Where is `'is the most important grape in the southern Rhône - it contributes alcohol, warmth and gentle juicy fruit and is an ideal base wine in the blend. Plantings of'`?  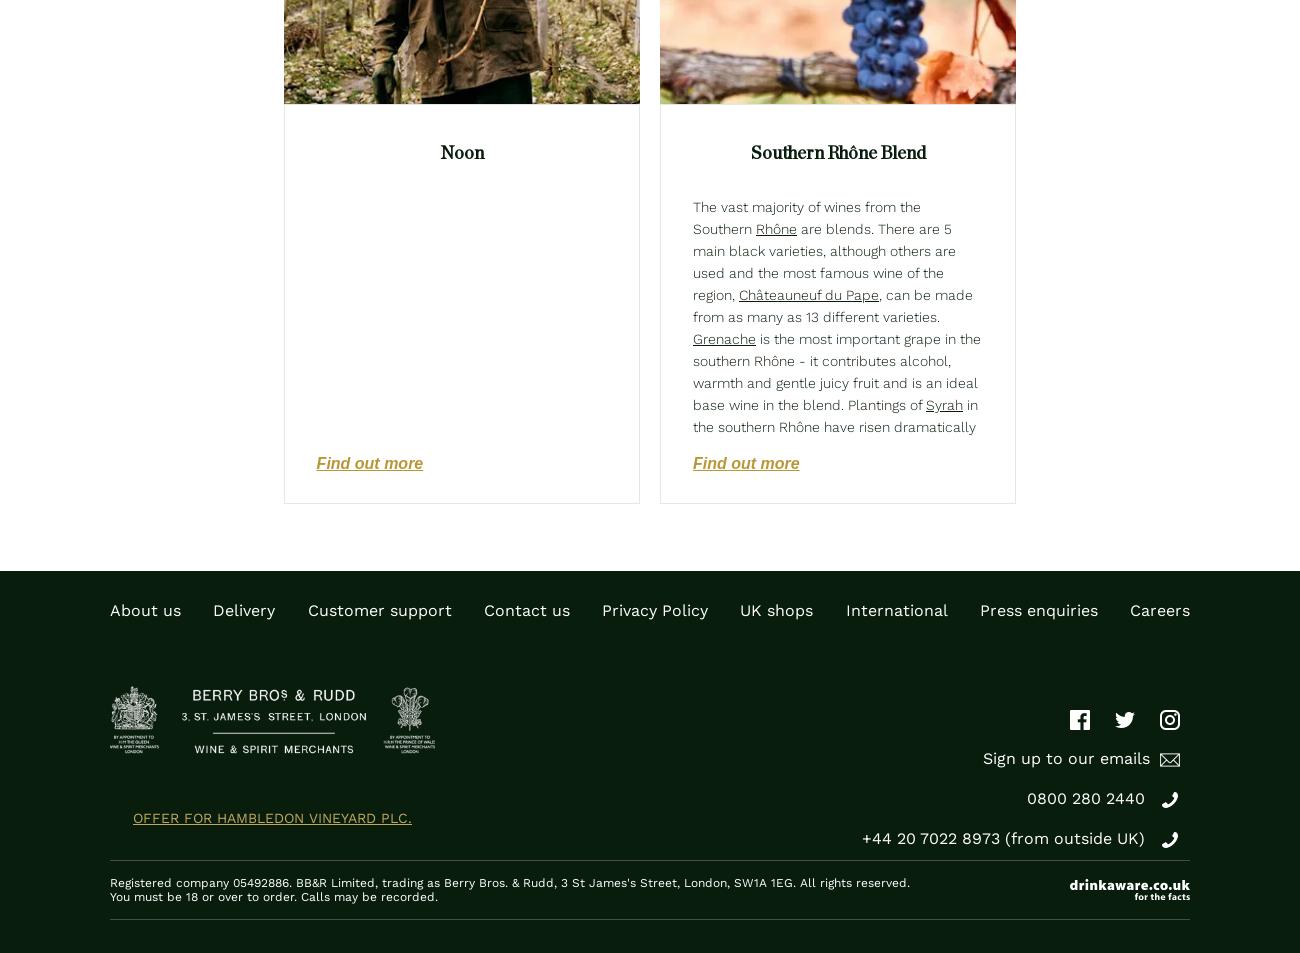 'is the most important grape in the southern Rhône - it contributes alcohol, warmth and gentle juicy fruit and is an ideal base wine in the blend. Plantings of' is located at coordinates (836, 370).